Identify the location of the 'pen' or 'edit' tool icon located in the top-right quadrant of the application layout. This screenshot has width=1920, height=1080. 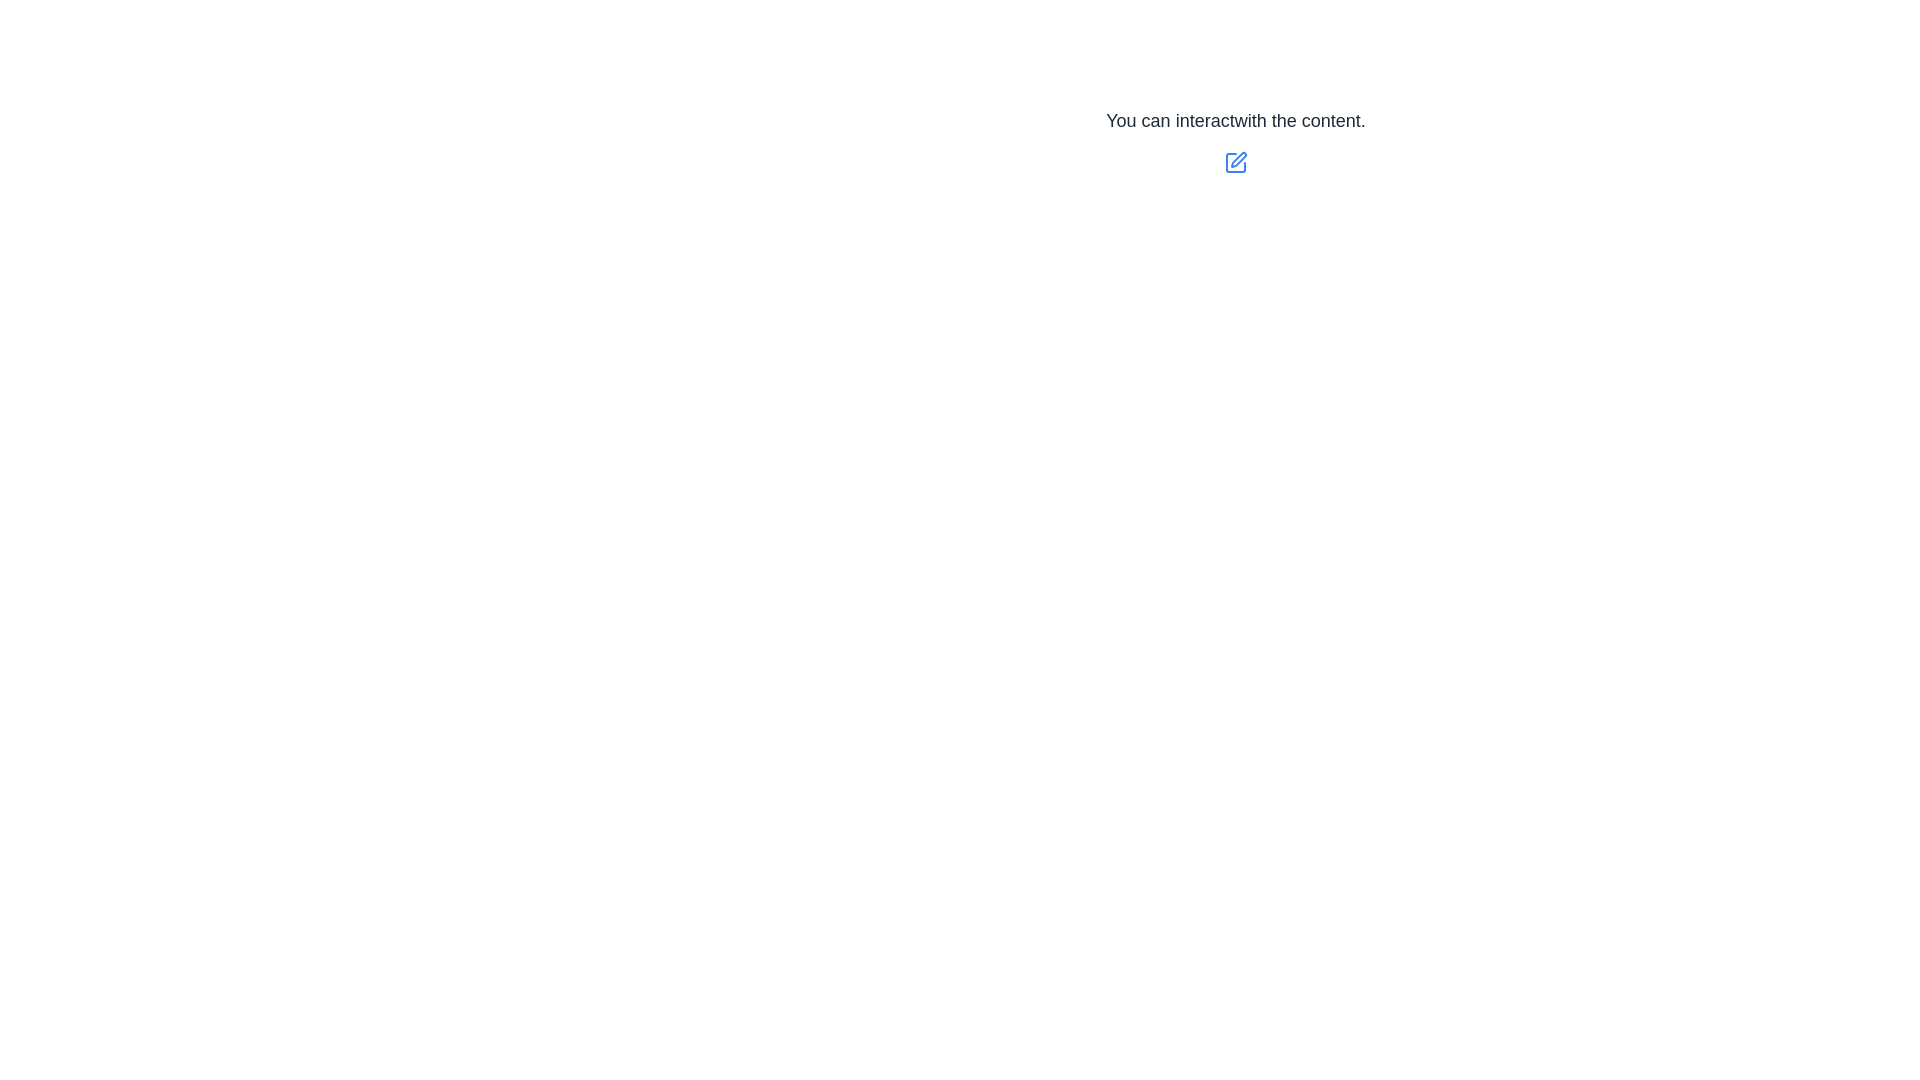
(1235, 161).